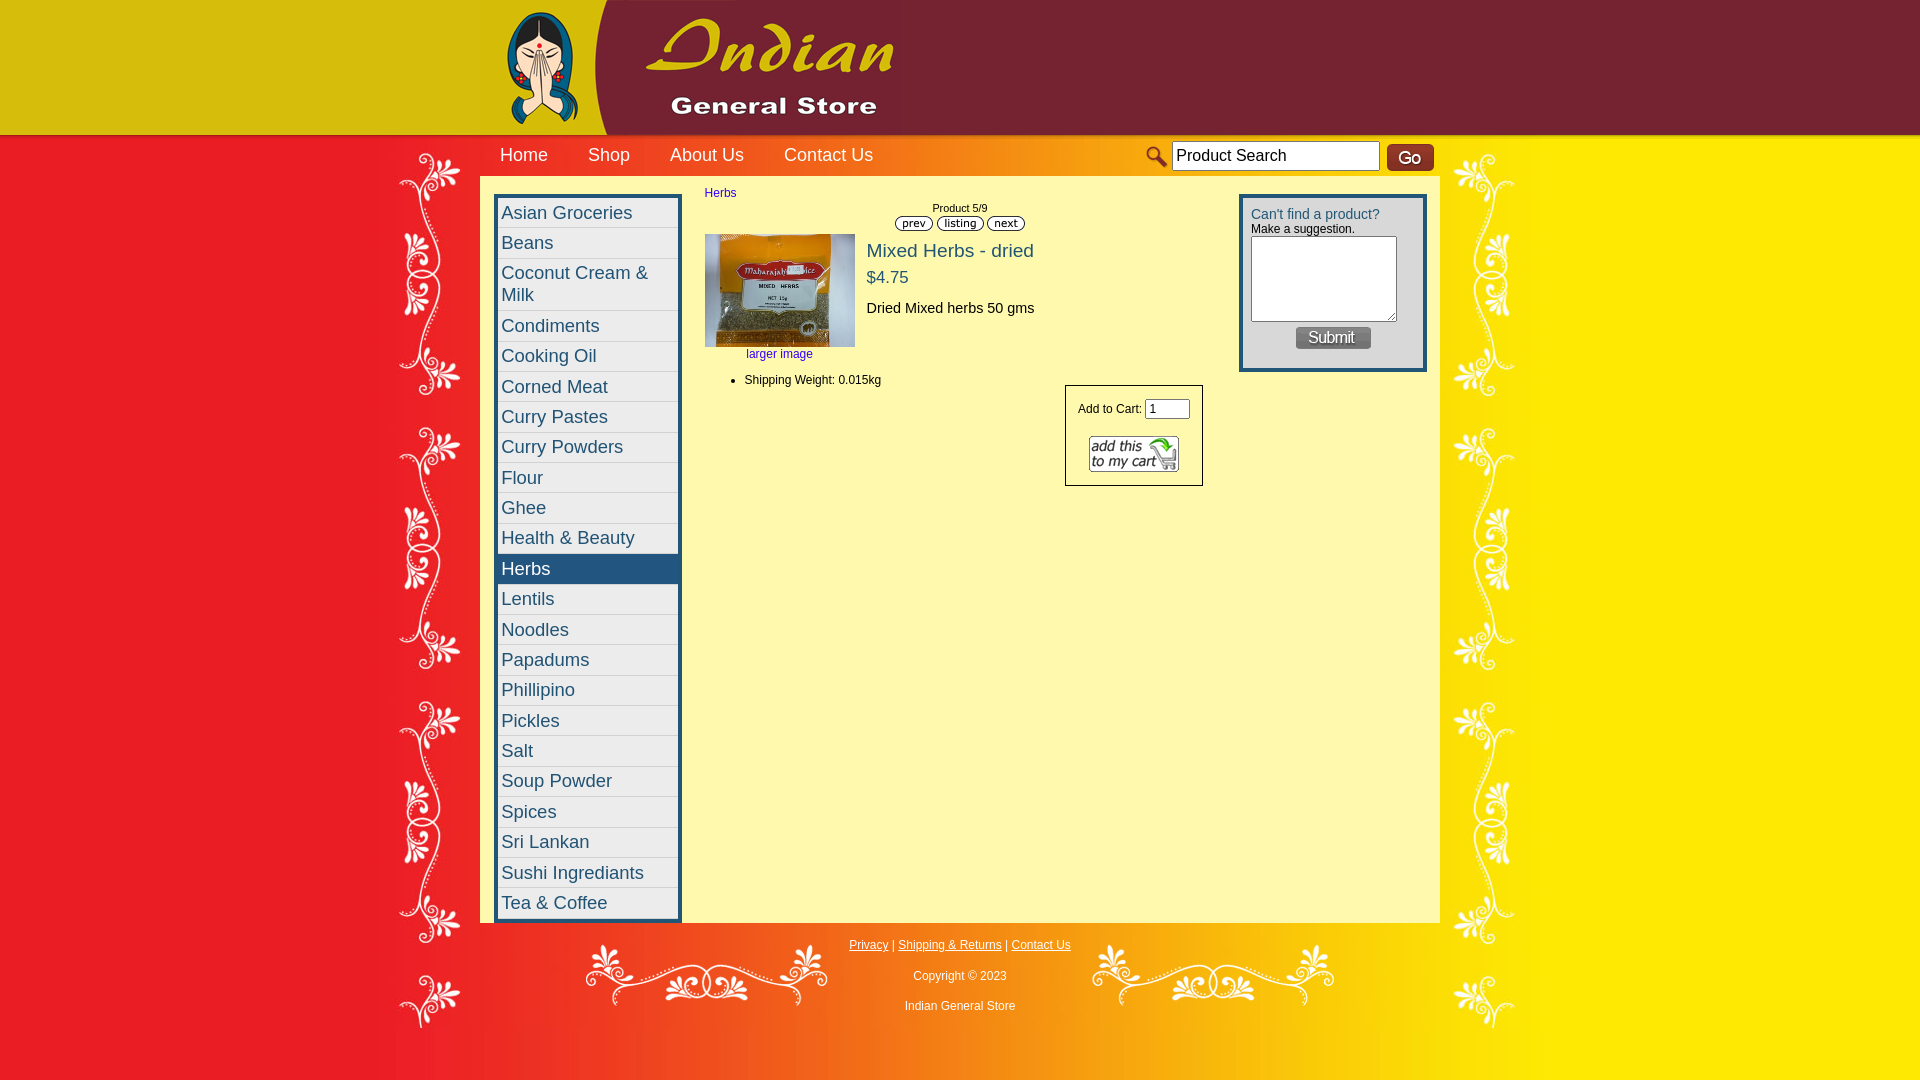 This screenshot has width=1920, height=1080. I want to click on 'Shop', so click(608, 156).